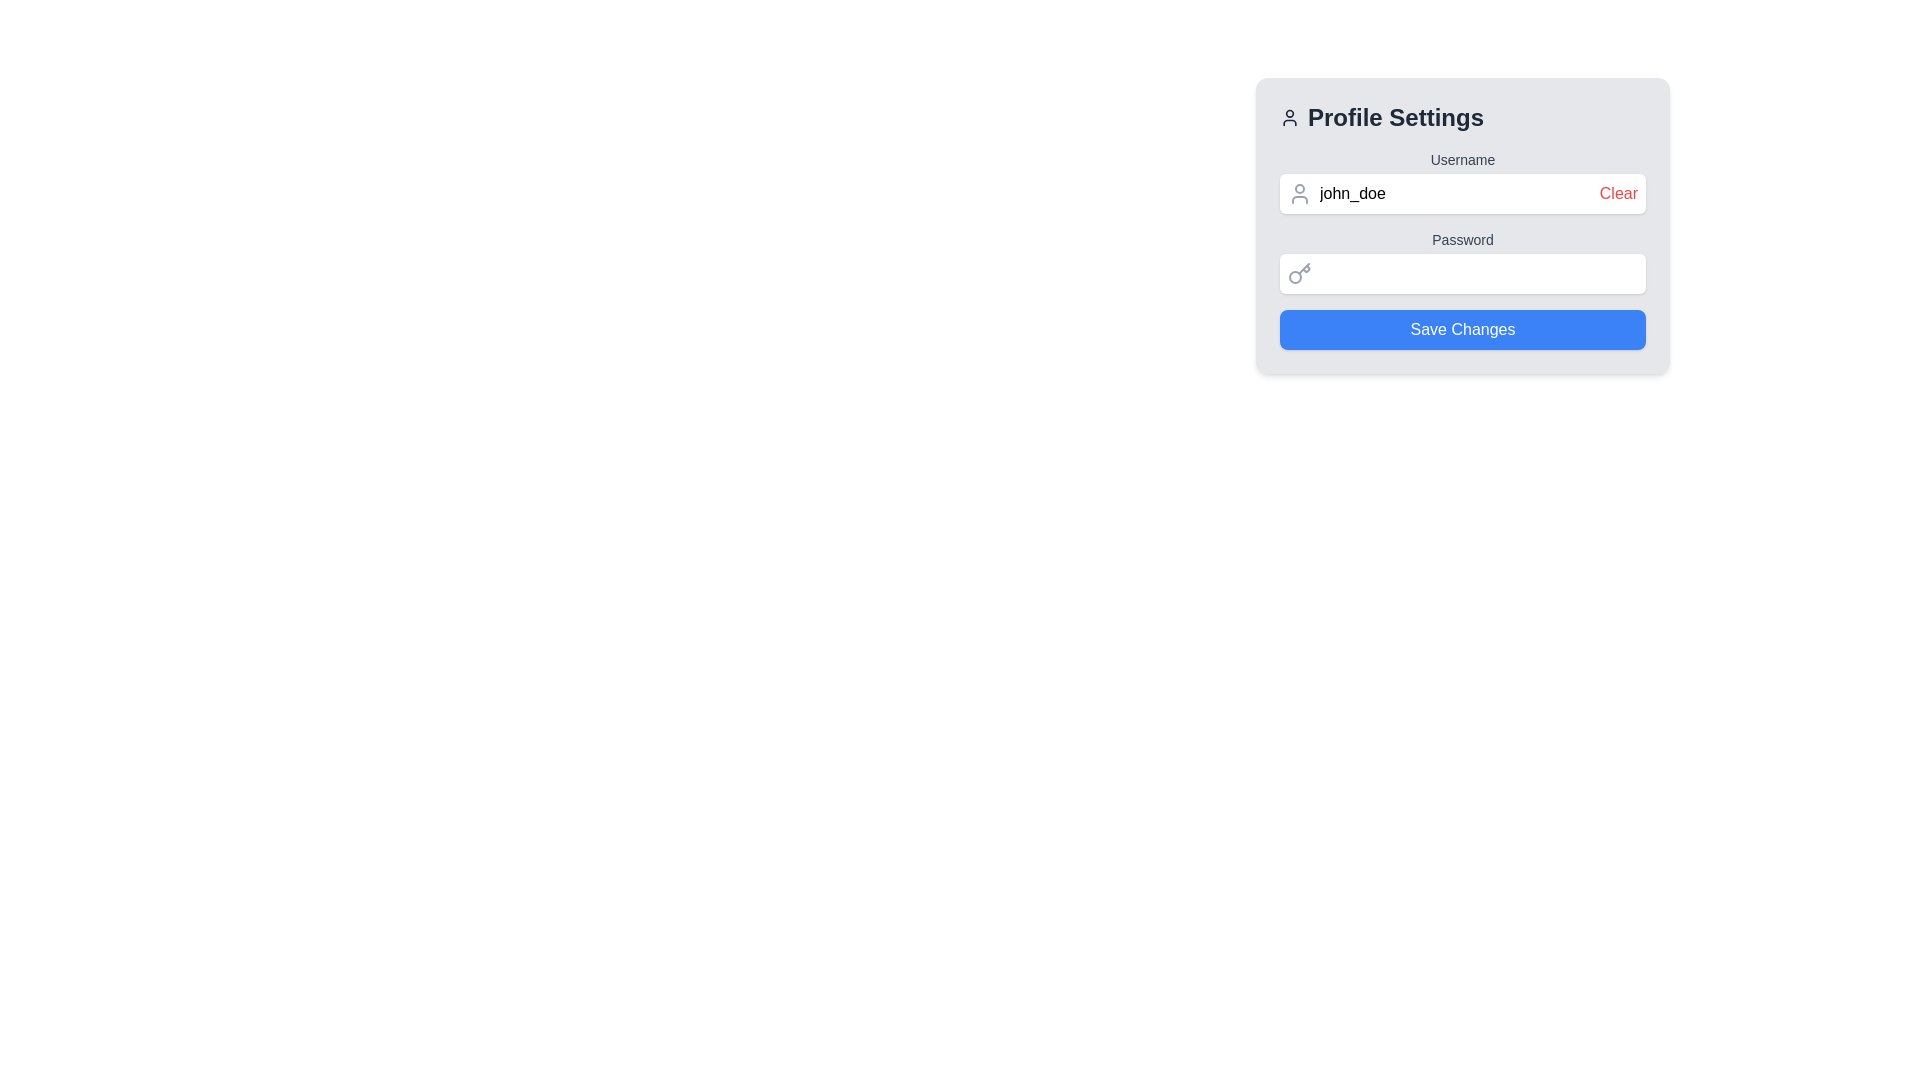 The image size is (1920, 1080). What do you see at coordinates (1290, 118) in the screenshot?
I see `the User Profile Indicator icon located to the left of the 'Profile Settings' text in the header of the profile settings interface` at bounding box center [1290, 118].